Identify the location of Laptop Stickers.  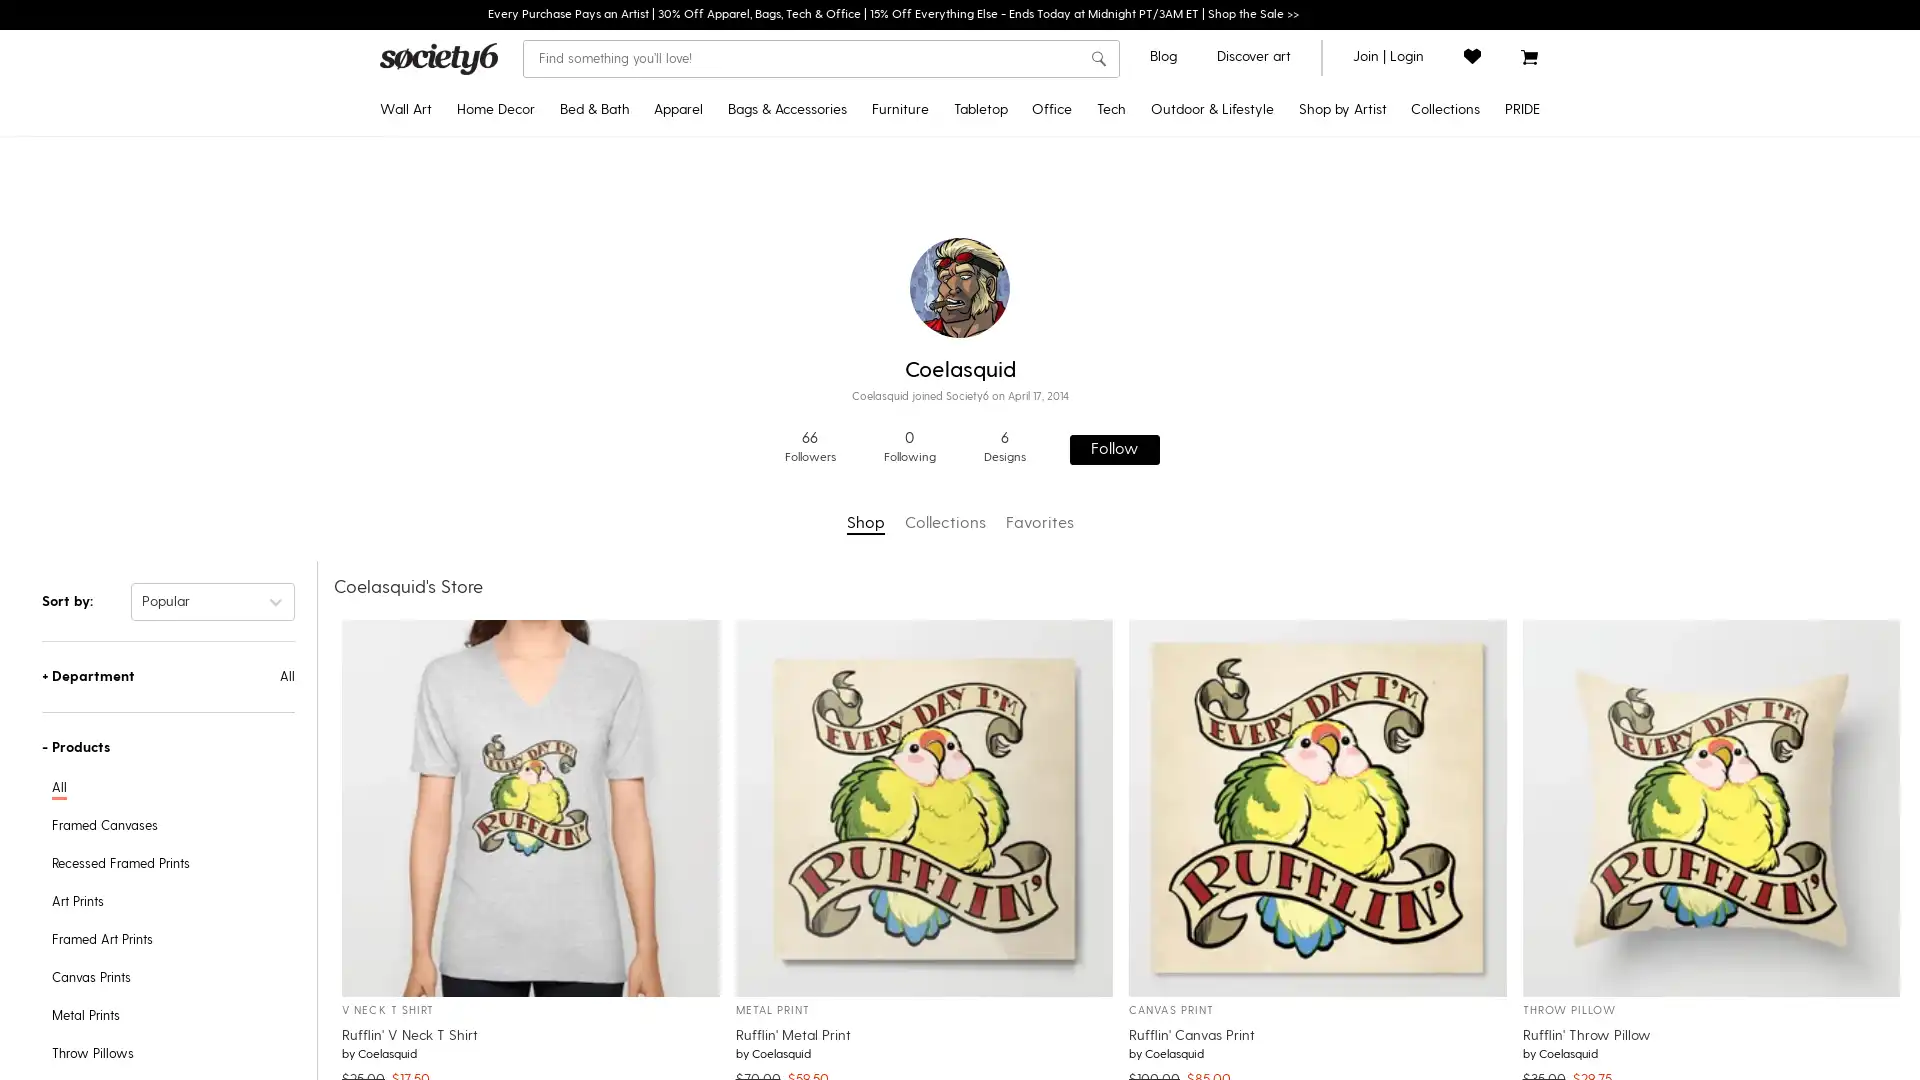
(1182, 450).